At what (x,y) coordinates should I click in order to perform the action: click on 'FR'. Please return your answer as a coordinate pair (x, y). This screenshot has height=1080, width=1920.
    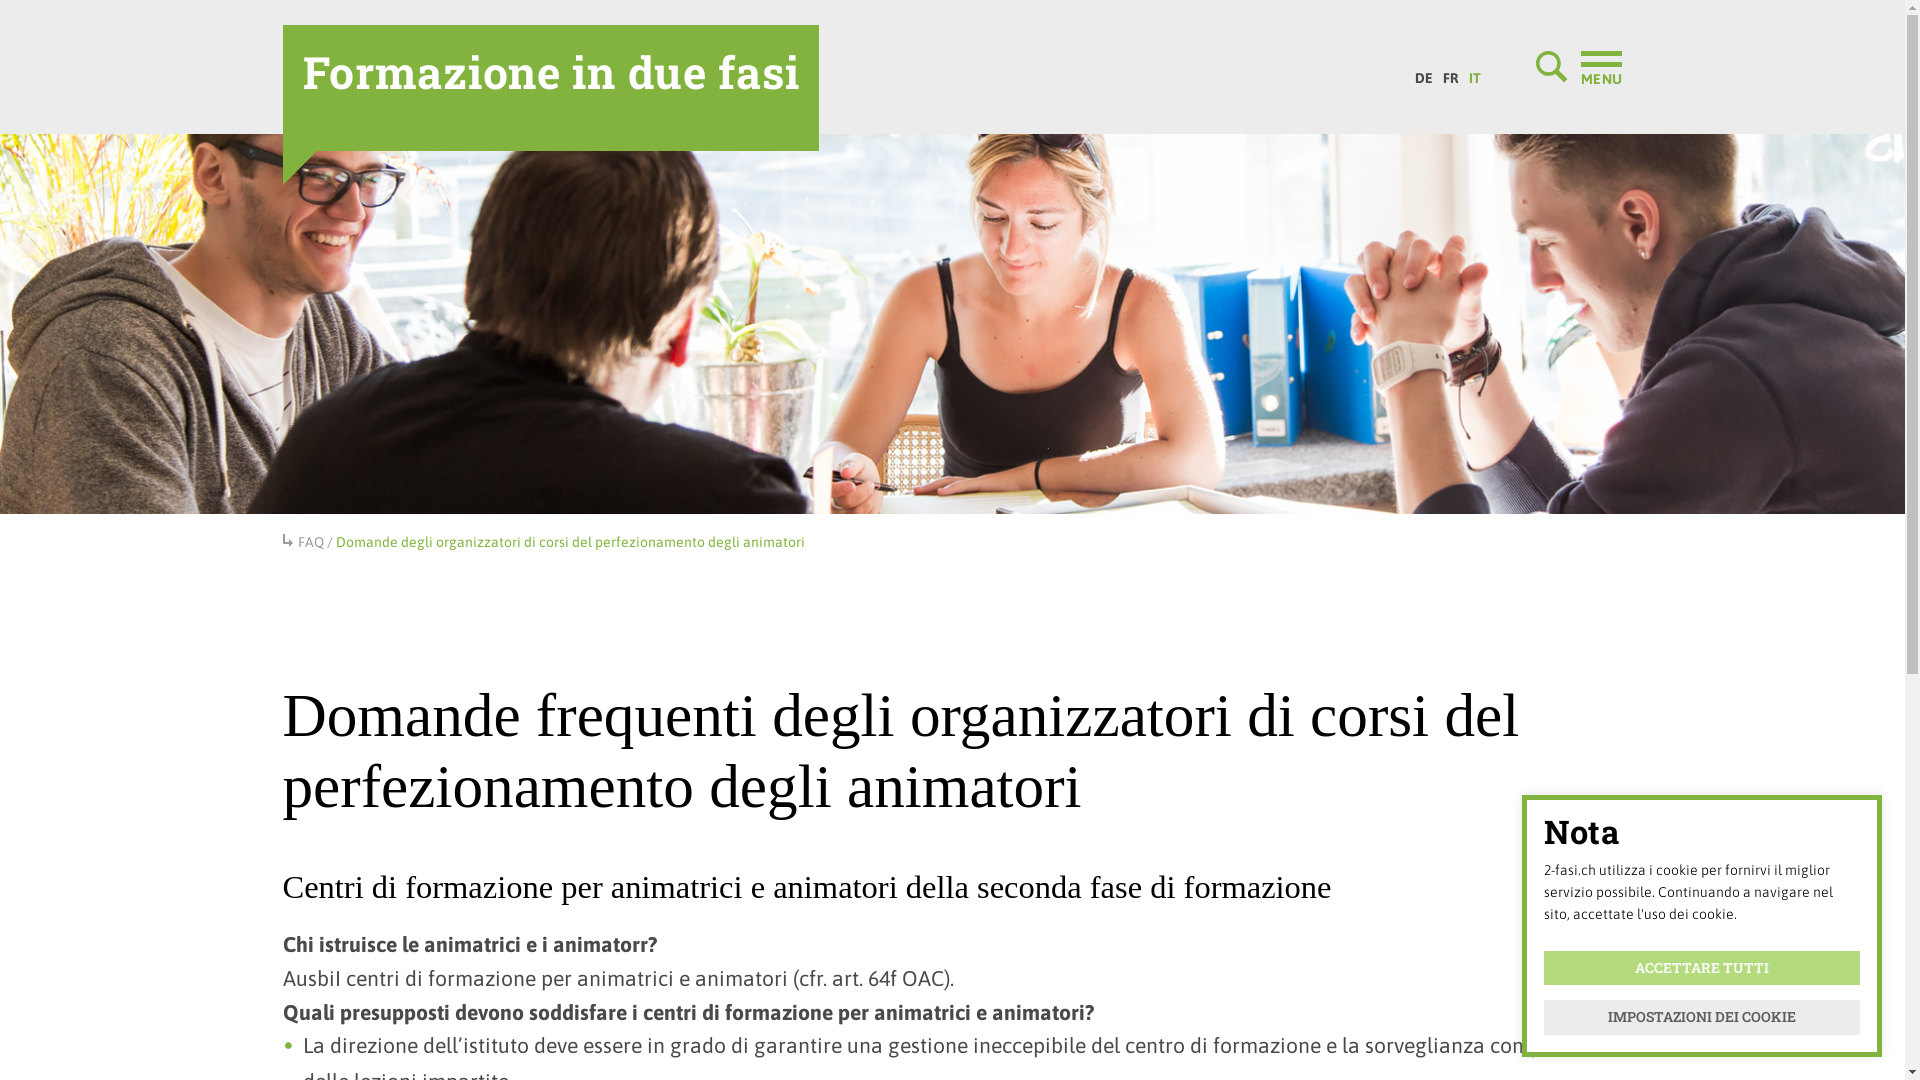
    Looking at the image, I should click on (1437, 72).